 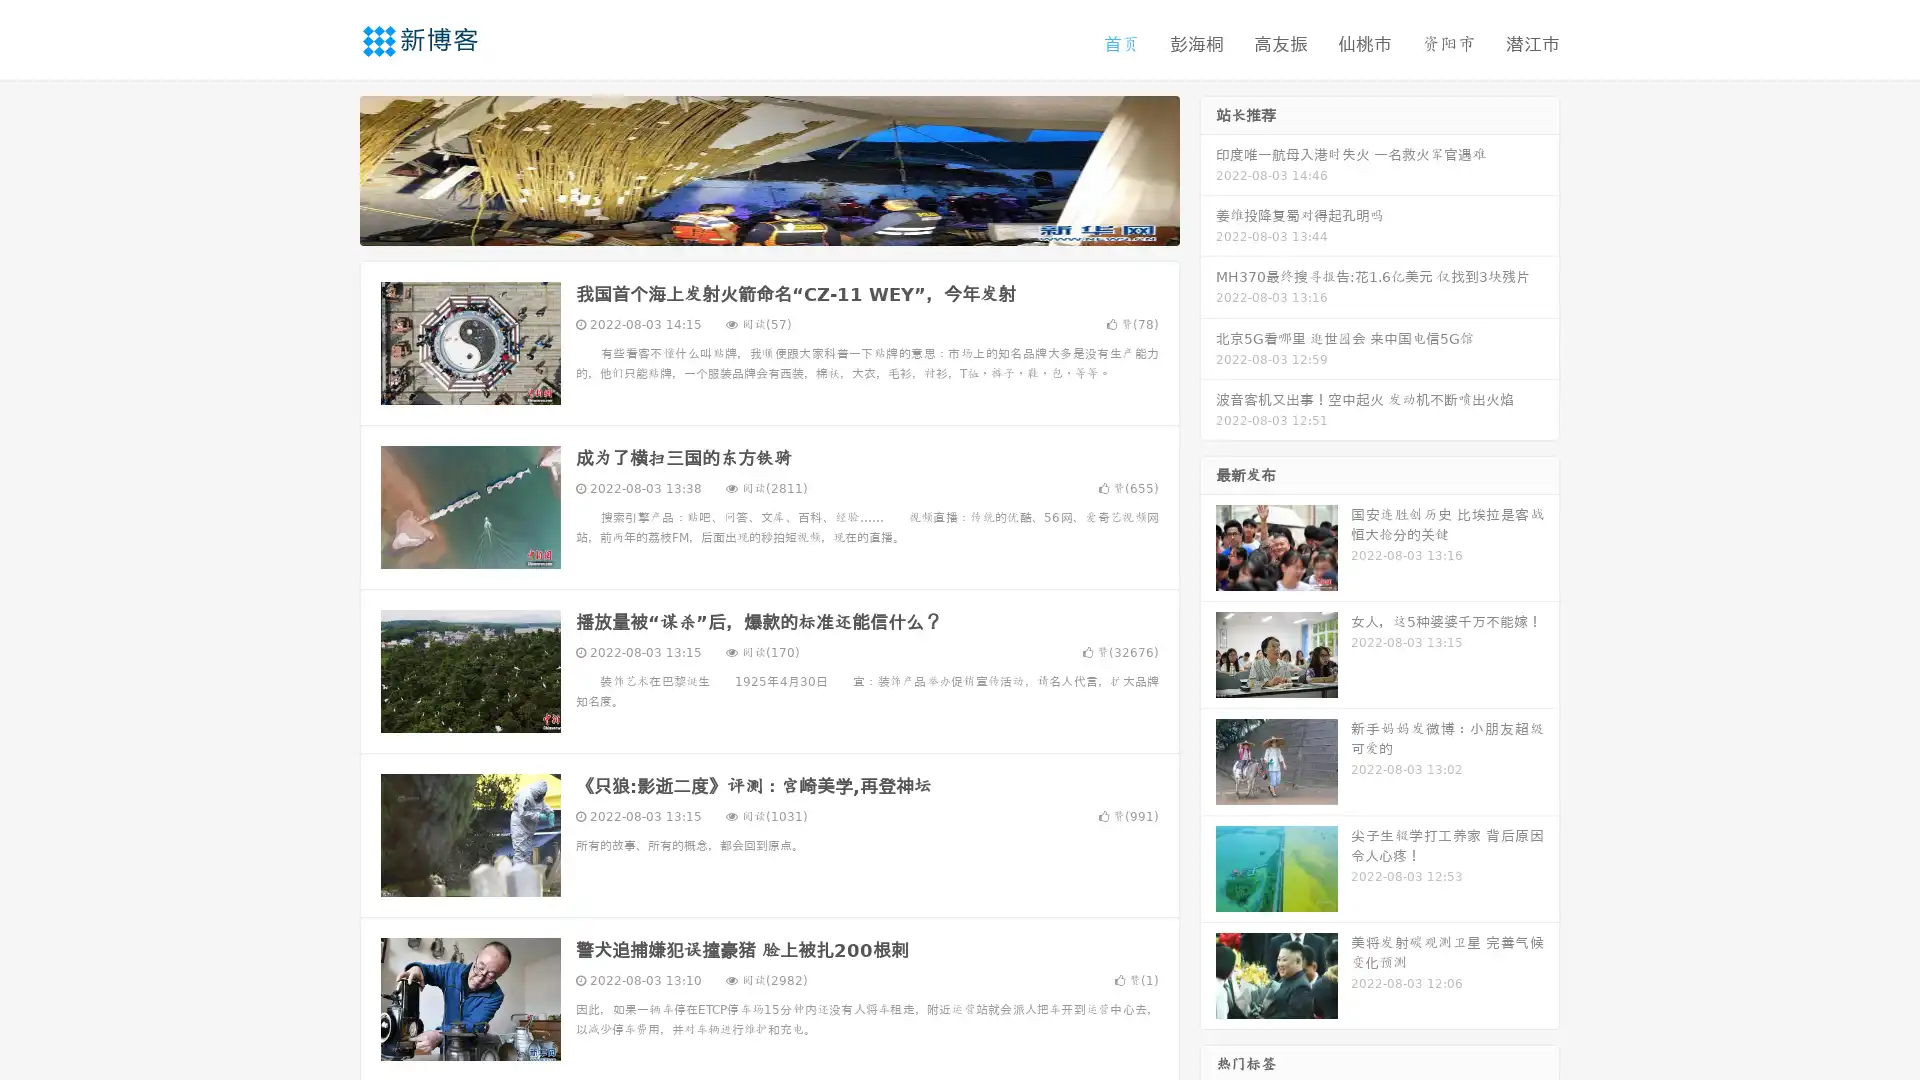 I want to click on Go to slide 3, so click(x=789, y=225).